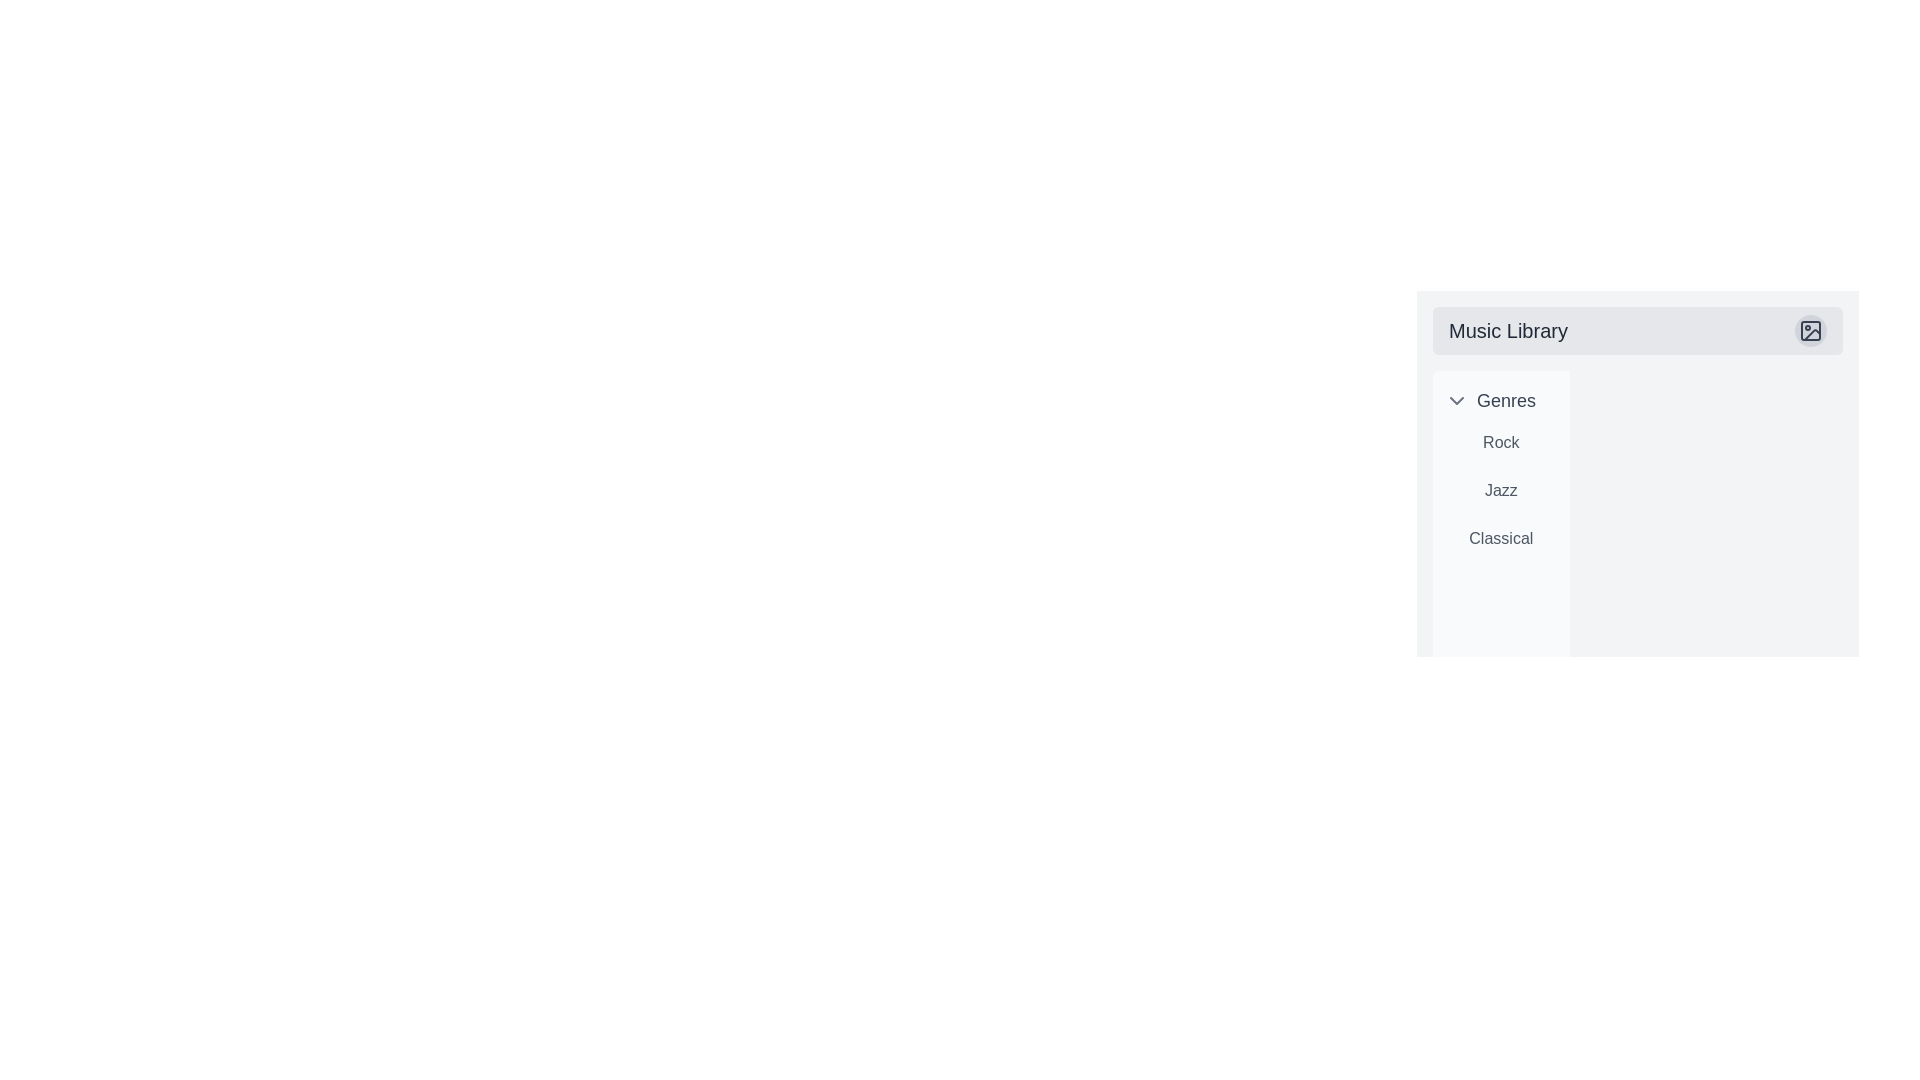  What do you see at coordinates (1810, 330) in the screenshot?
I see `the action button located in the top-right corner of the 'Music Library' header section` at bounding box center [1810, 330].